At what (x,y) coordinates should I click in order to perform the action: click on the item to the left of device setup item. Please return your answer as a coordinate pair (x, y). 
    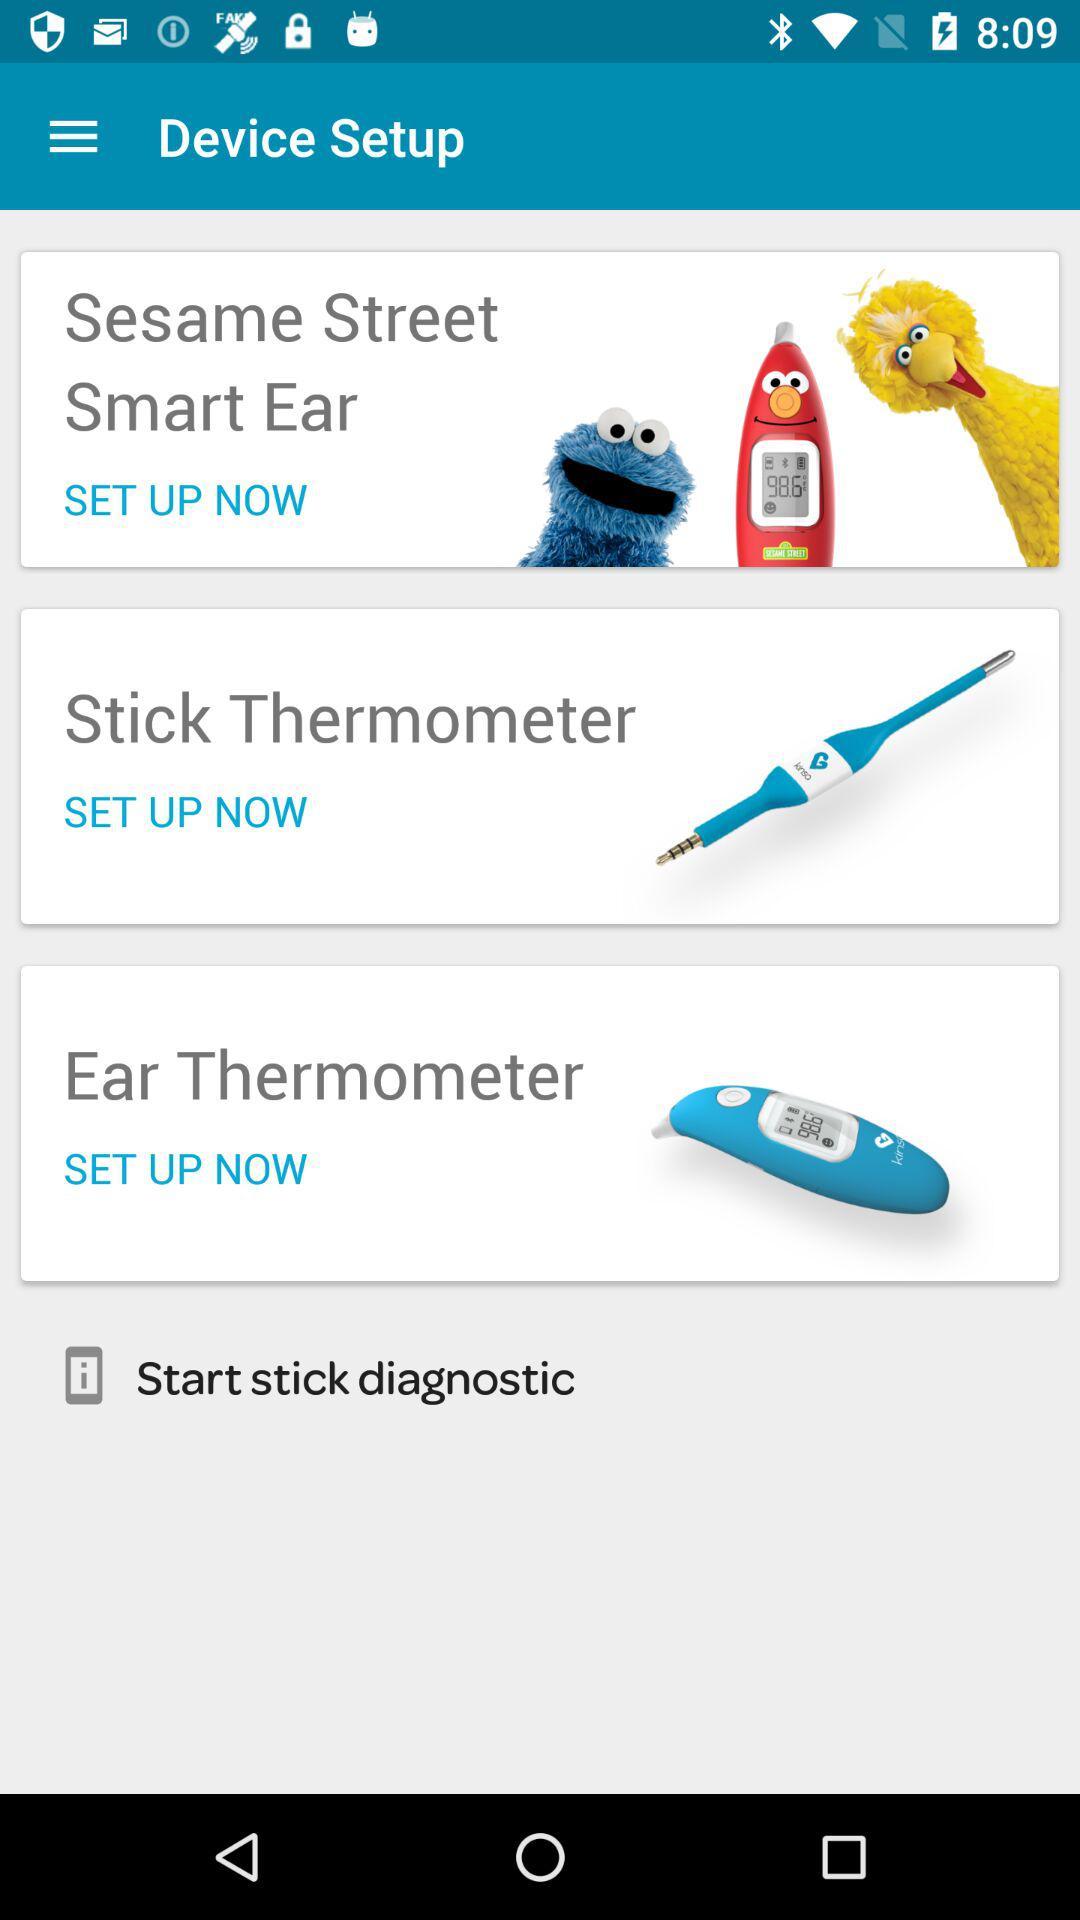
    Looking at the image, I should click on (72, 135).